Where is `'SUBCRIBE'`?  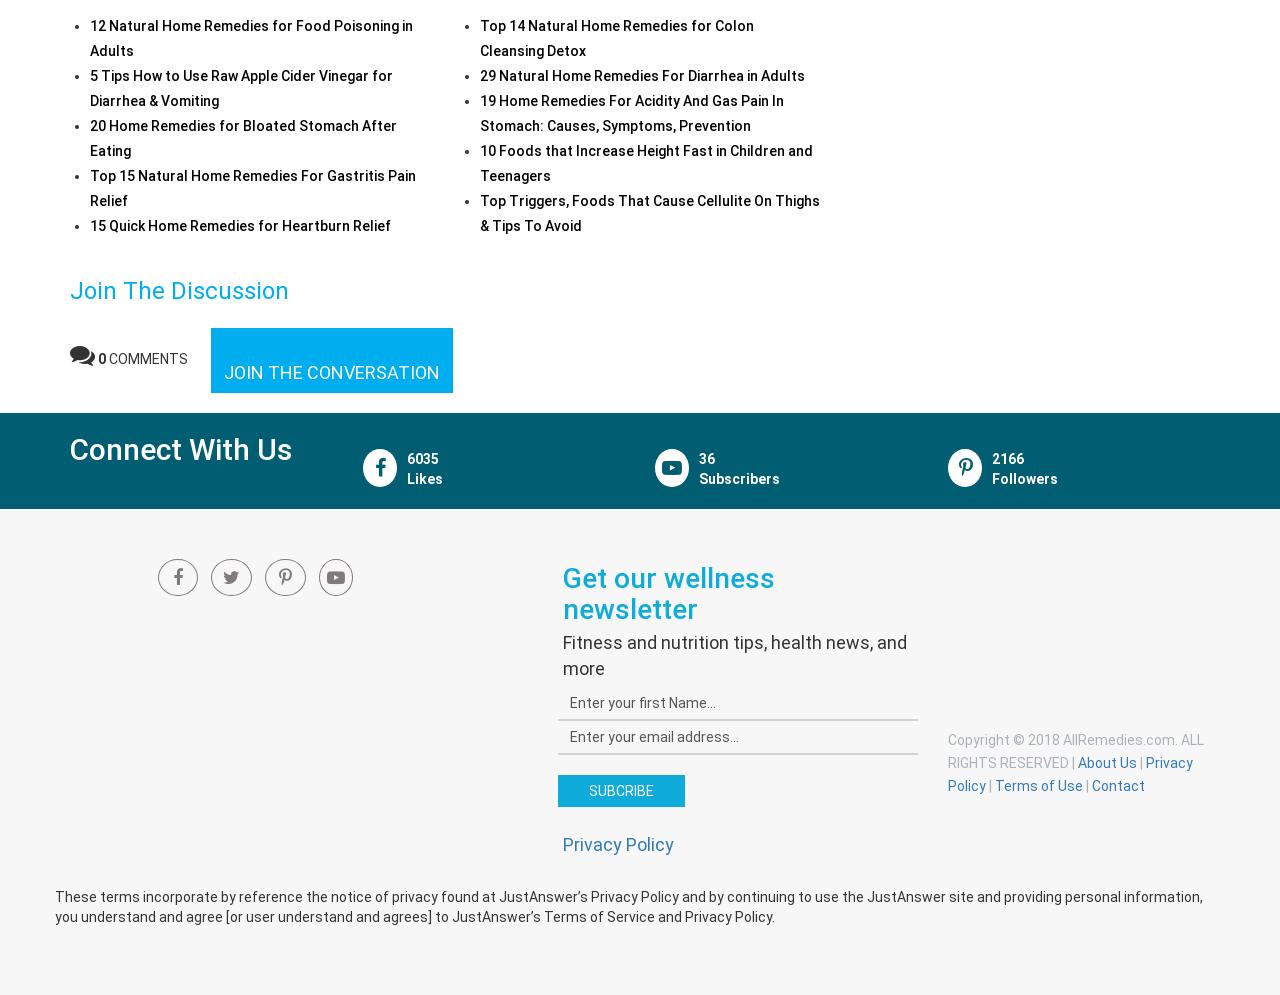
'SUBCRIBE' is located at coordinates (619, 790).